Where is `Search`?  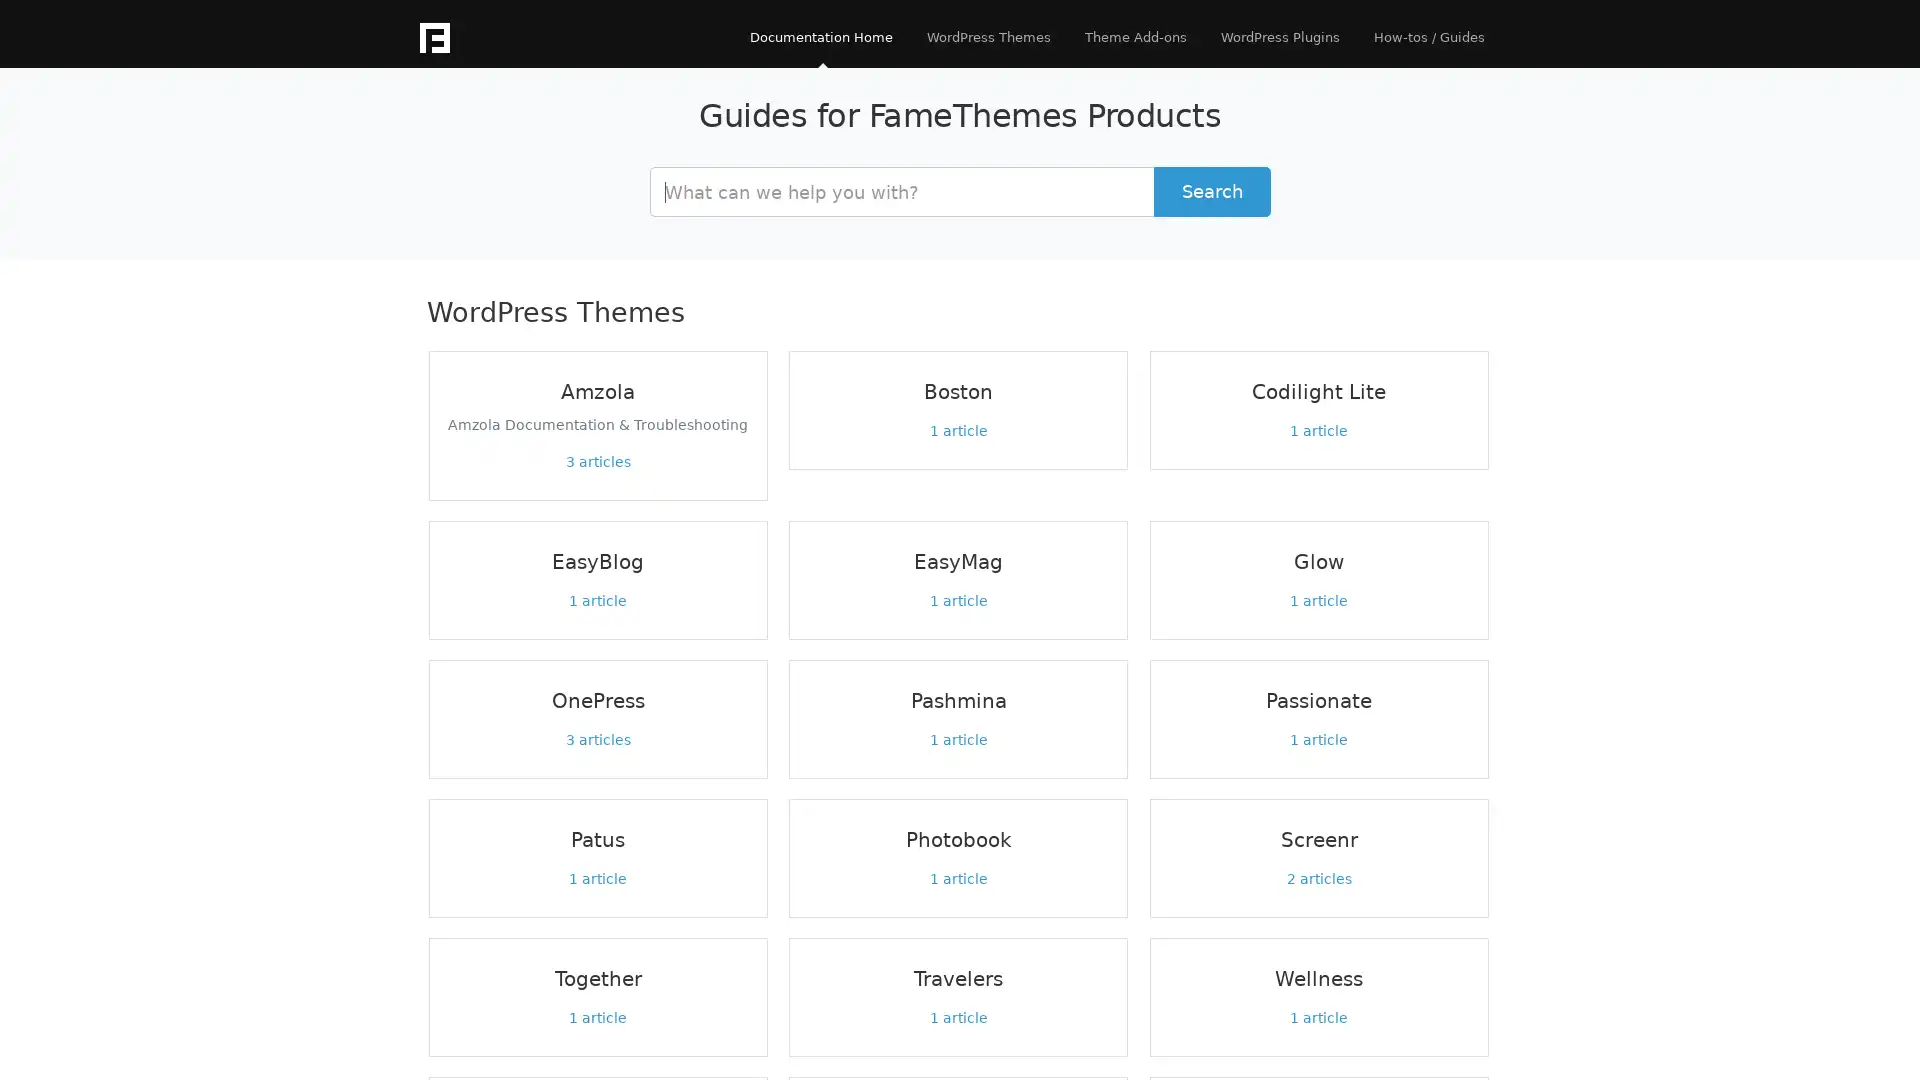 Search is located at coordinates (1211, 192).